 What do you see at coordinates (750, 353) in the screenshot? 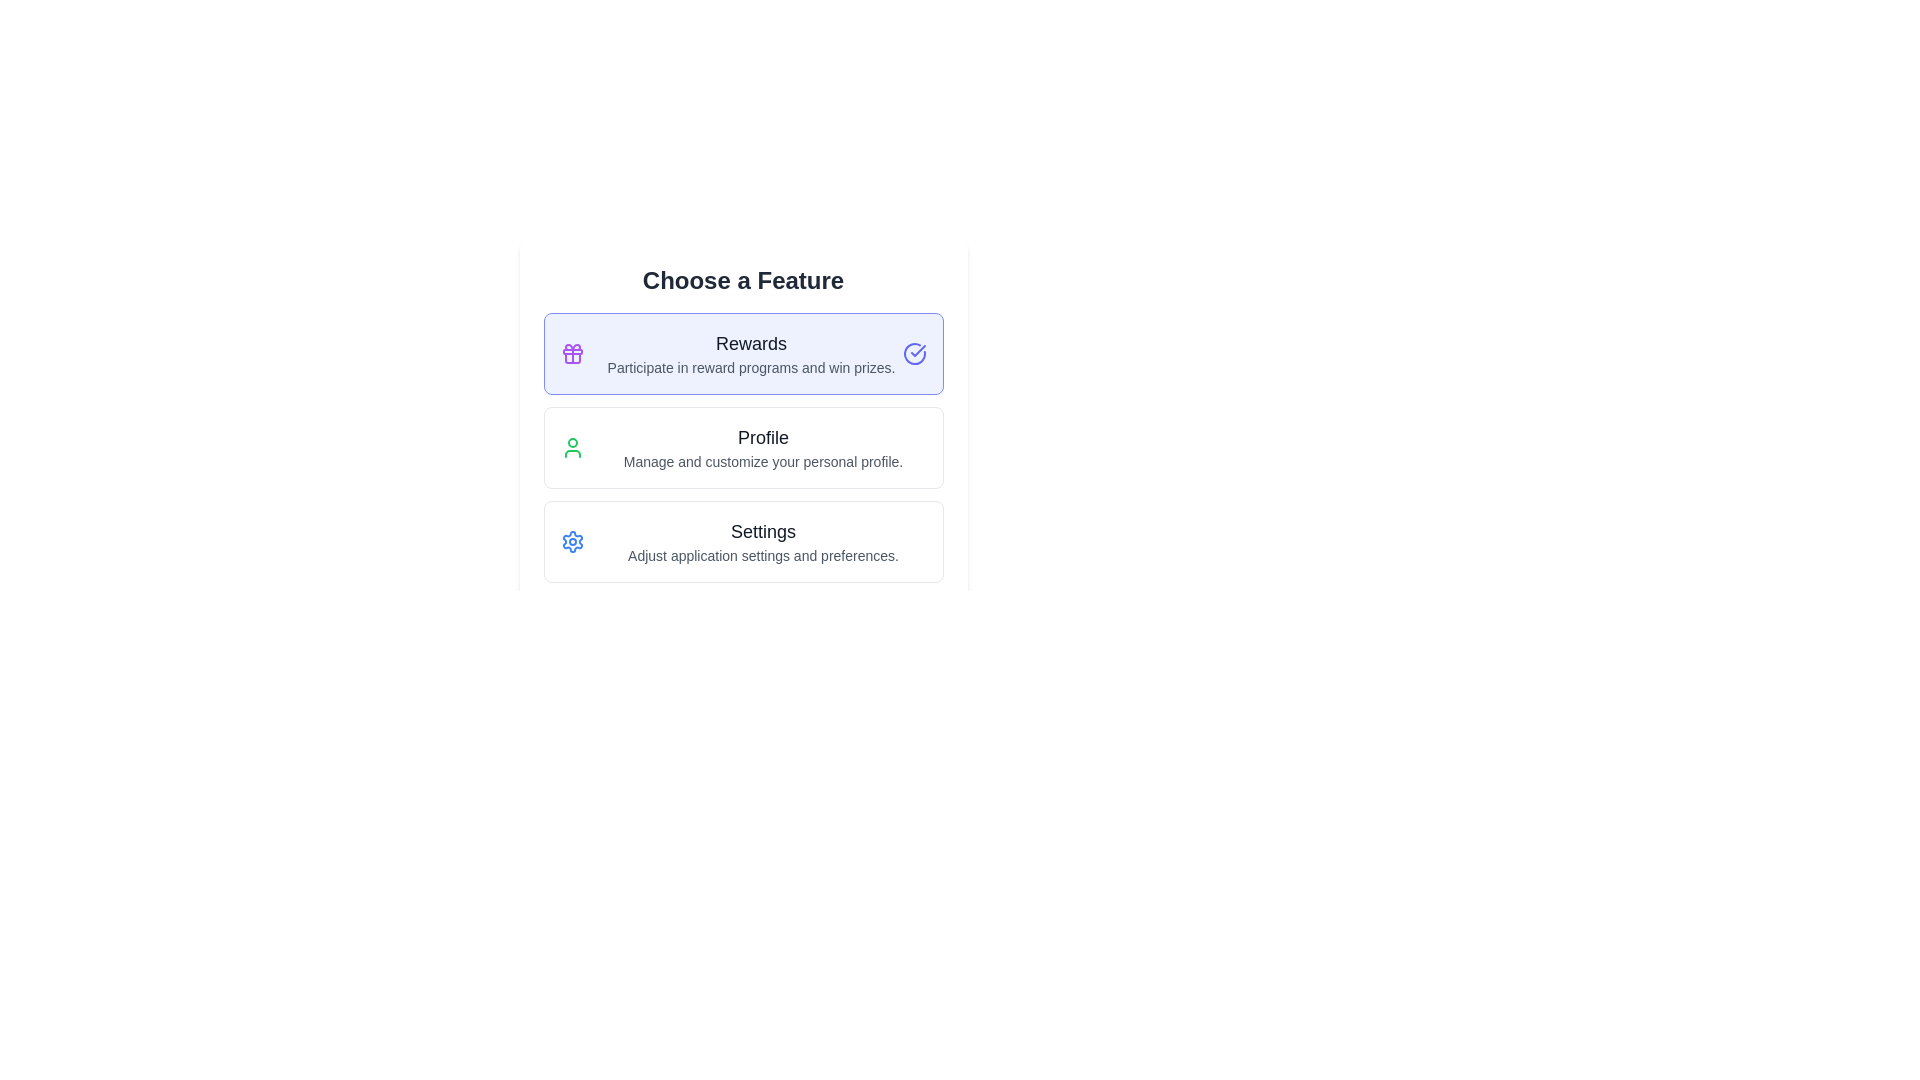
I see `the Static Text element that describes the 'Rewards' feature, located above the 'Profile' and 'Settings' buttons in the indigo-highlighted section` at bounding box center [750, 353].